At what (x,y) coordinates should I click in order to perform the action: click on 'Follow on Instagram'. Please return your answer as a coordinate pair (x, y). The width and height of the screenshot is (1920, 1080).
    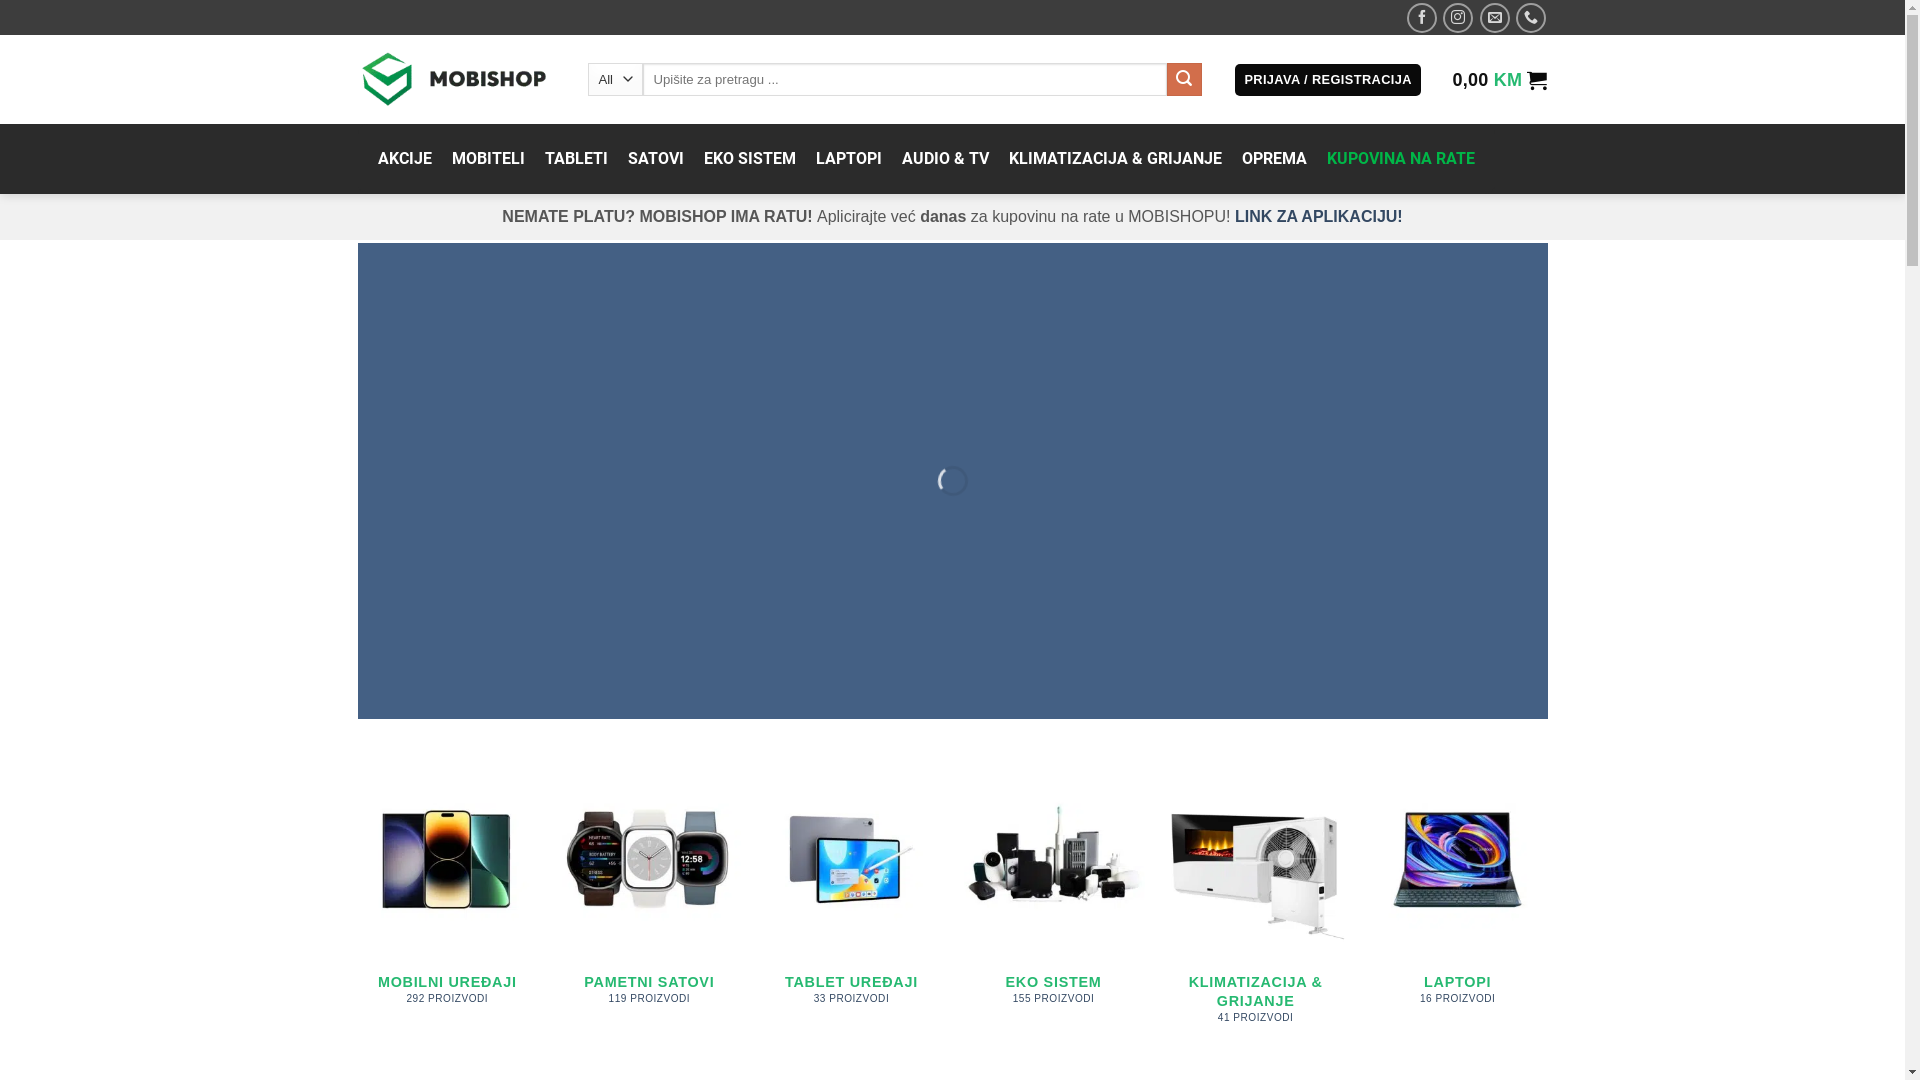
    Looking at the image, I should click on (1458, 16).